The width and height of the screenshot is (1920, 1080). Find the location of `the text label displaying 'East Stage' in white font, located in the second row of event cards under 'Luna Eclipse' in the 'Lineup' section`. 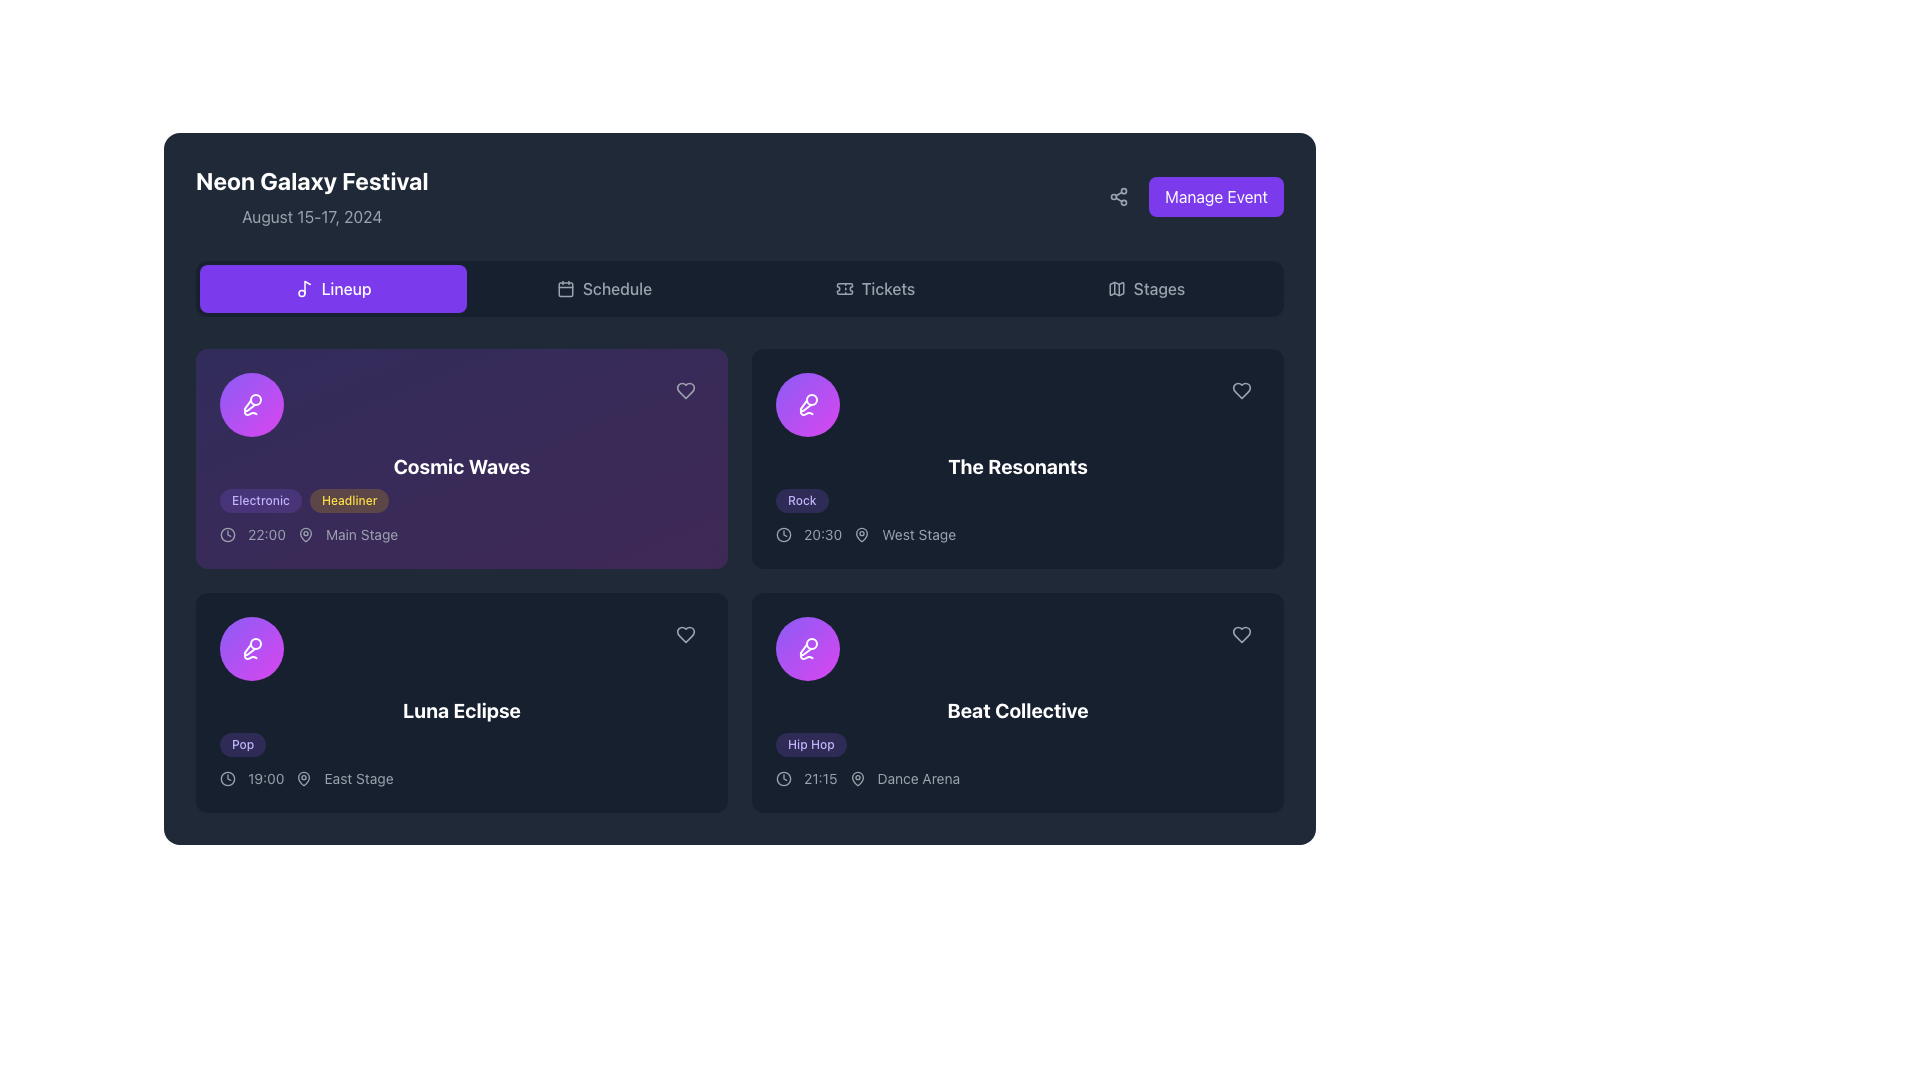

the text label displaying 'East Stage' in white font, located in the second row of event cards under 'Luna Eclipse' in the 'Lineup' section is located at coordinates (359, 778).